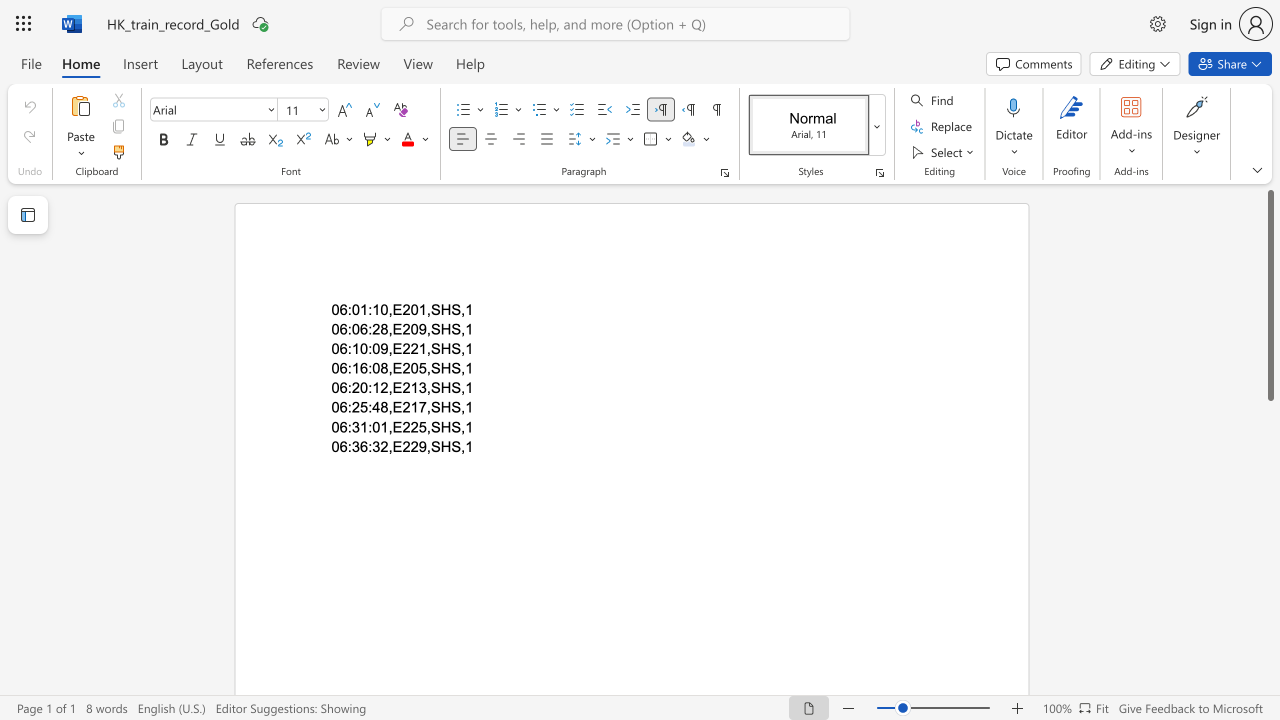 This screenshot has width=1280, height=720. I want to click on the page's right scrollbar for downward movement, so click(1269, 498).